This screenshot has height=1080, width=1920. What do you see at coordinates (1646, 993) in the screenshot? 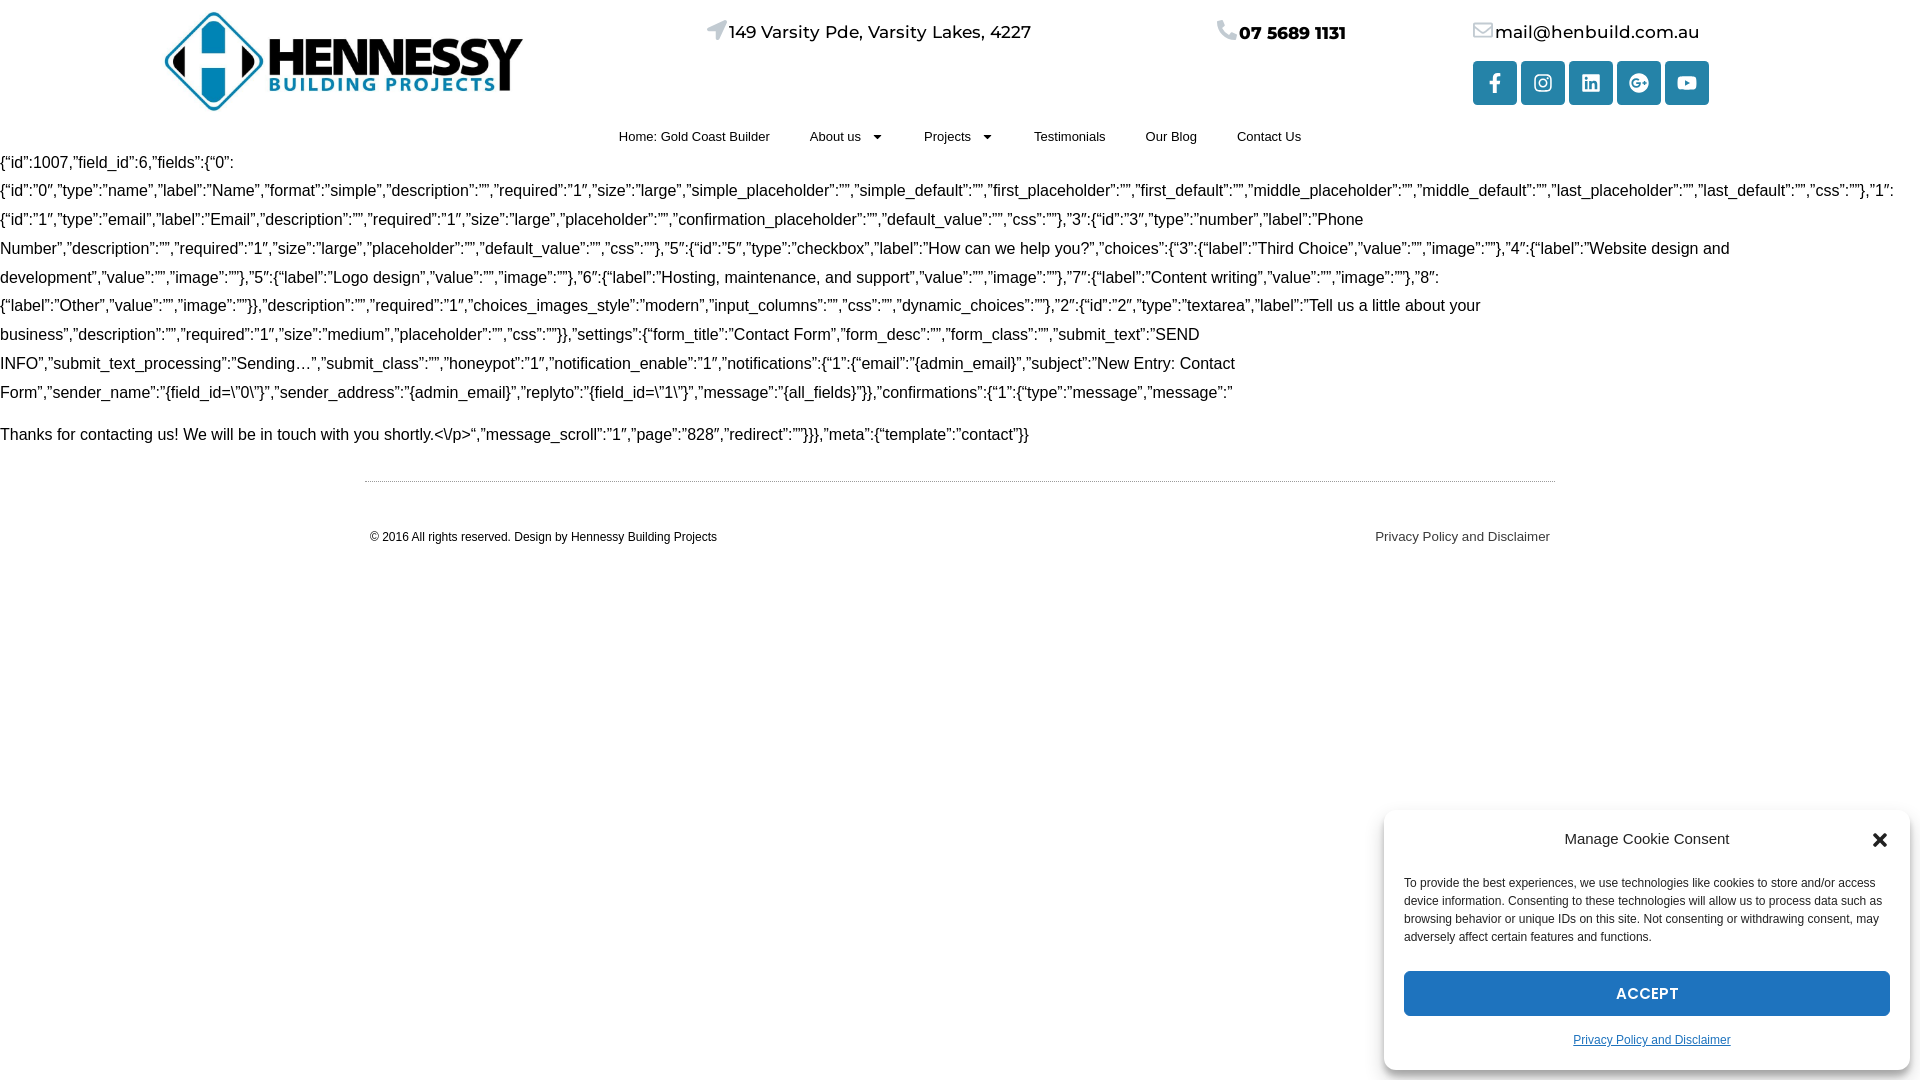
I see `'ACCEPT'` at bounding box center [1646, 993].